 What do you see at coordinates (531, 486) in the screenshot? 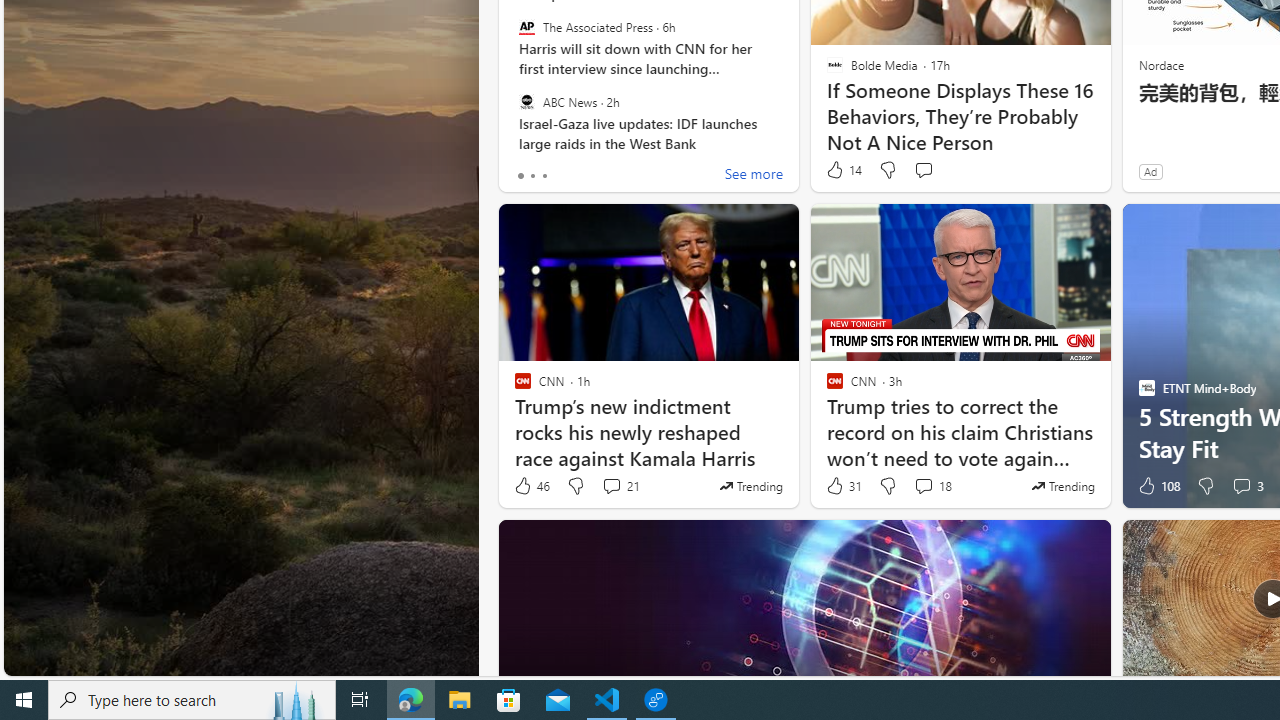
I see `'46 Like'` at bounding box center [531, 486].